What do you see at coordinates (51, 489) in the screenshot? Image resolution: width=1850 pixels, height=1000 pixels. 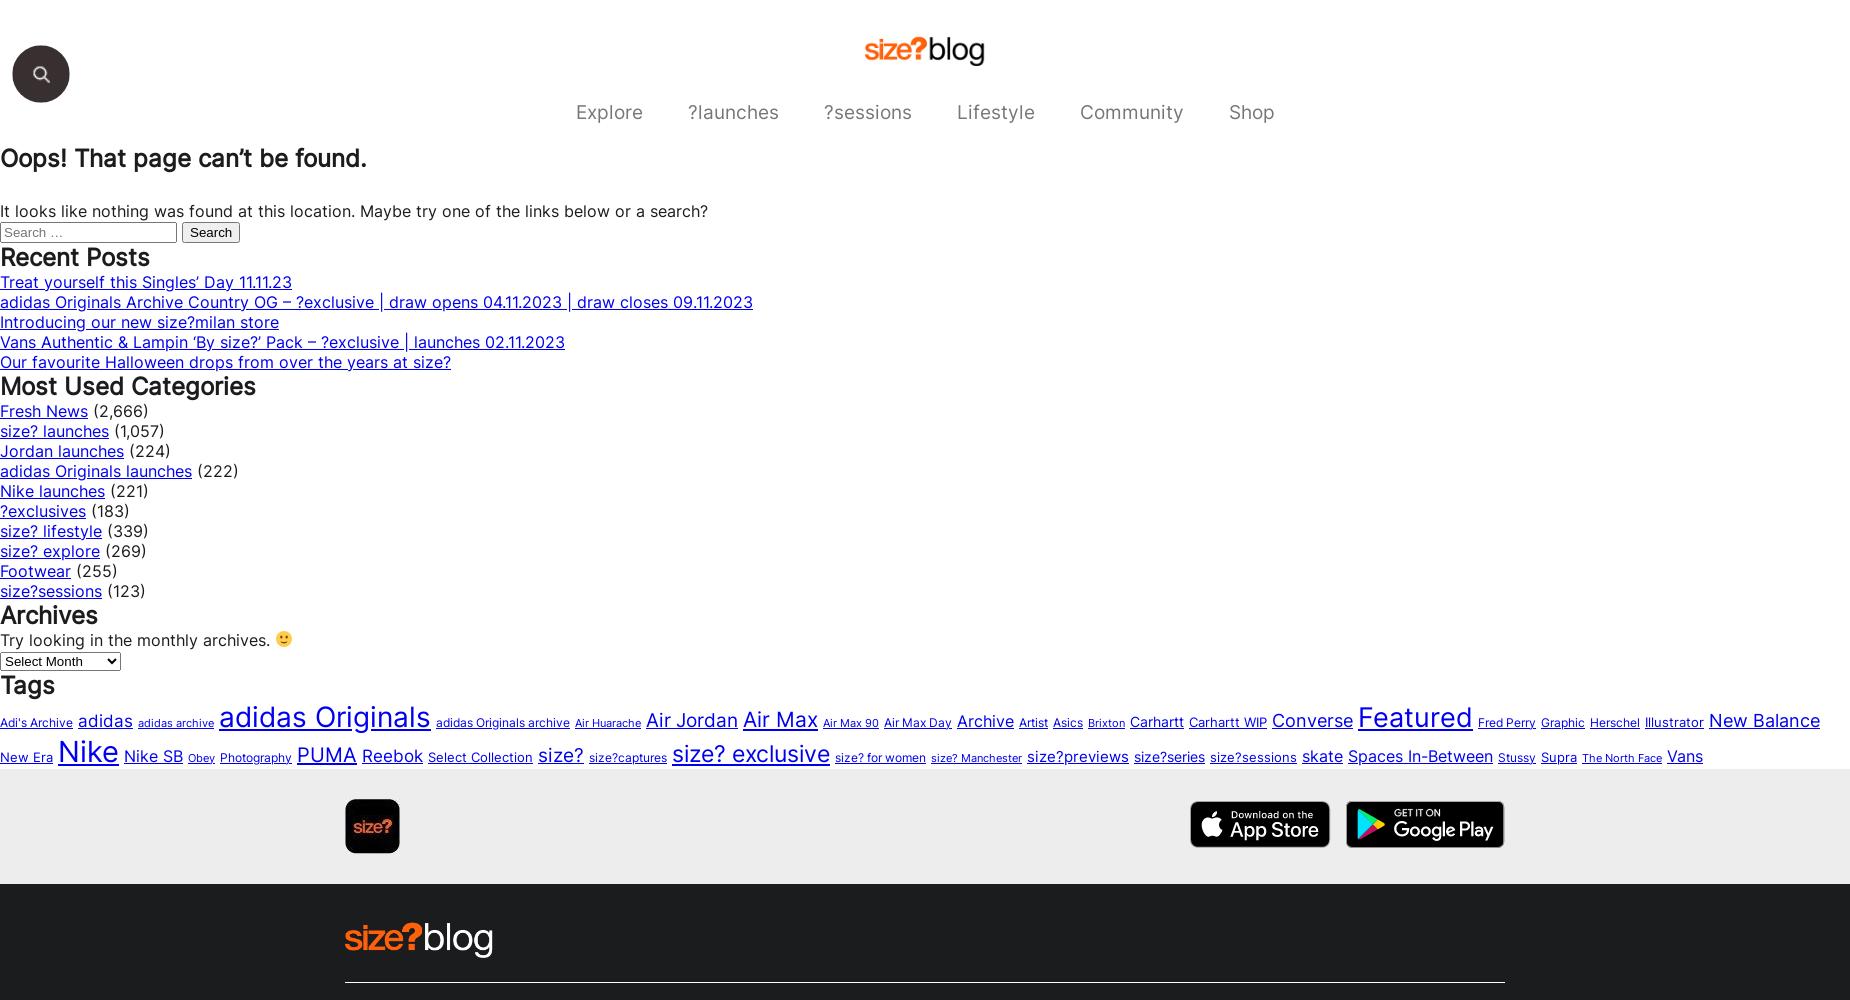 I see `'Nike launches'` at bounding box center [51, 489].